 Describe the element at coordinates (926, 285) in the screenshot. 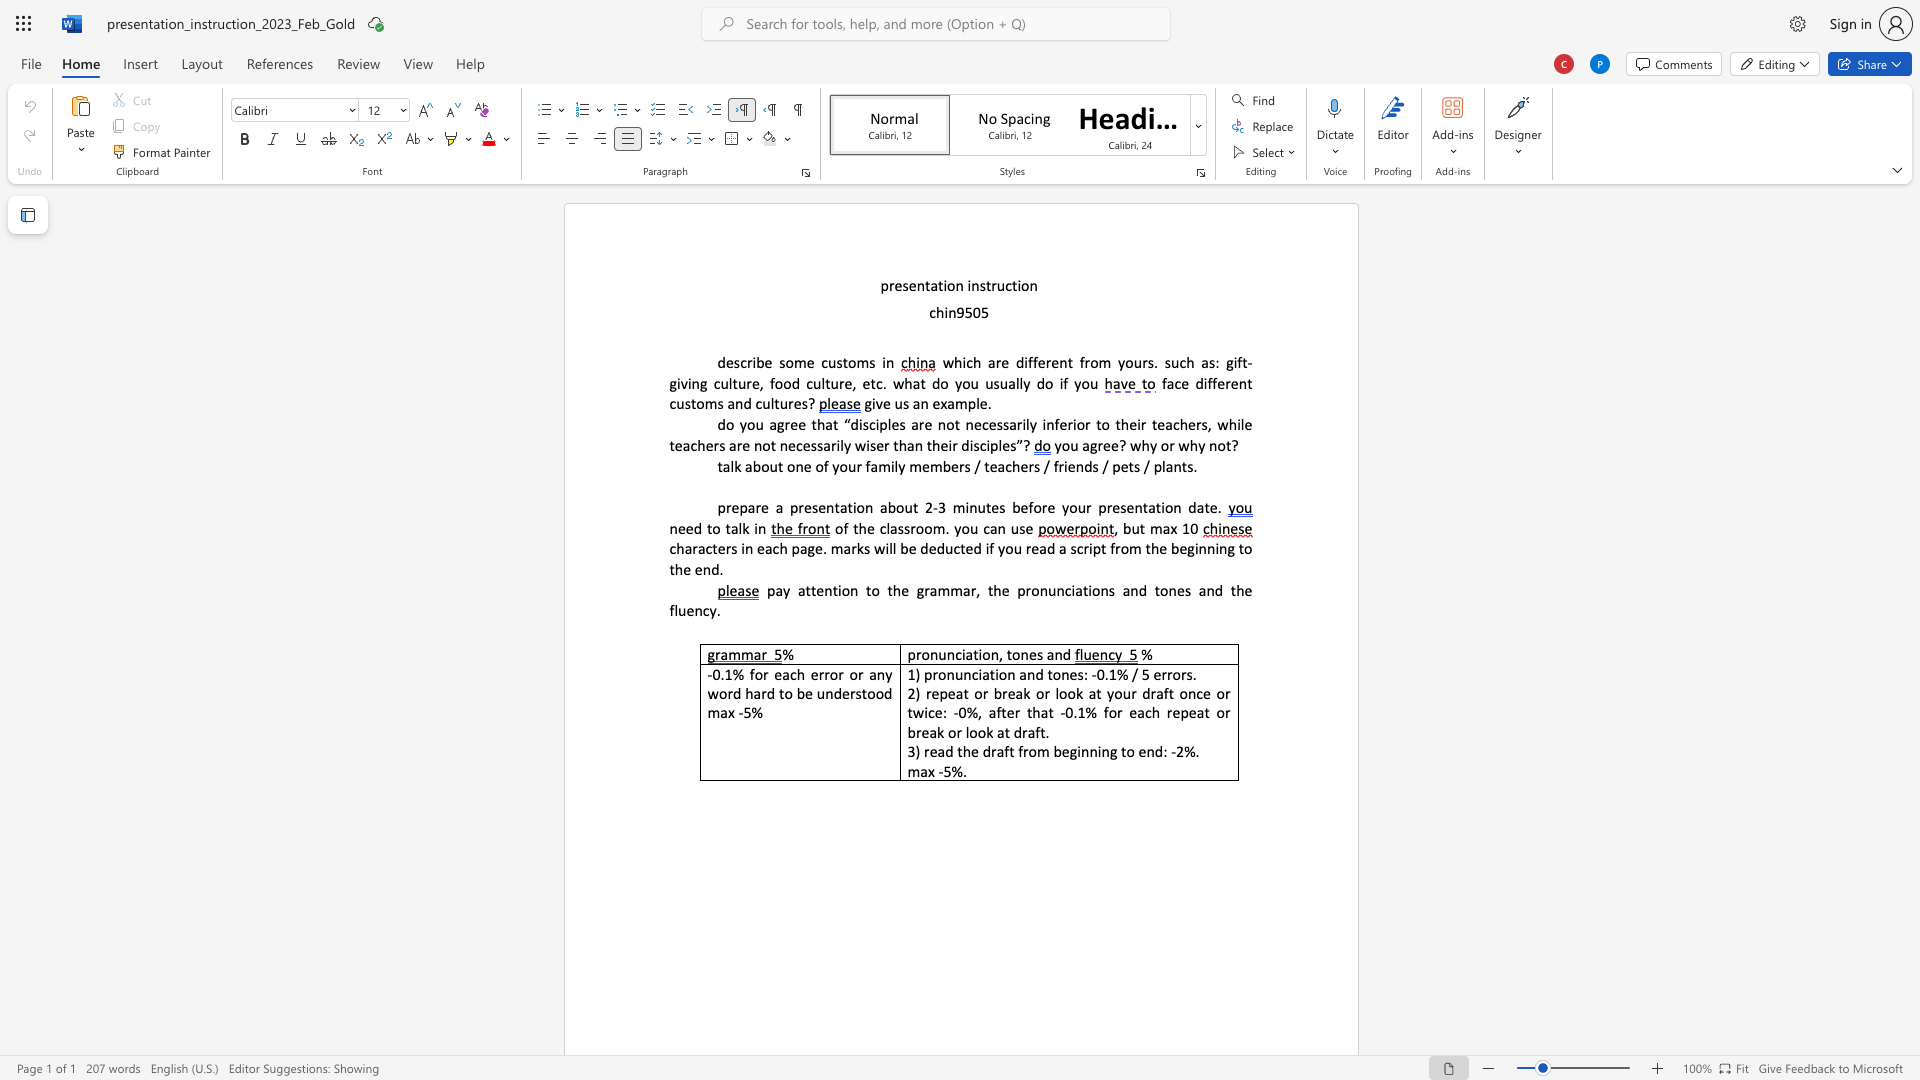

I see `the 1th character "t" in the text` at that location.